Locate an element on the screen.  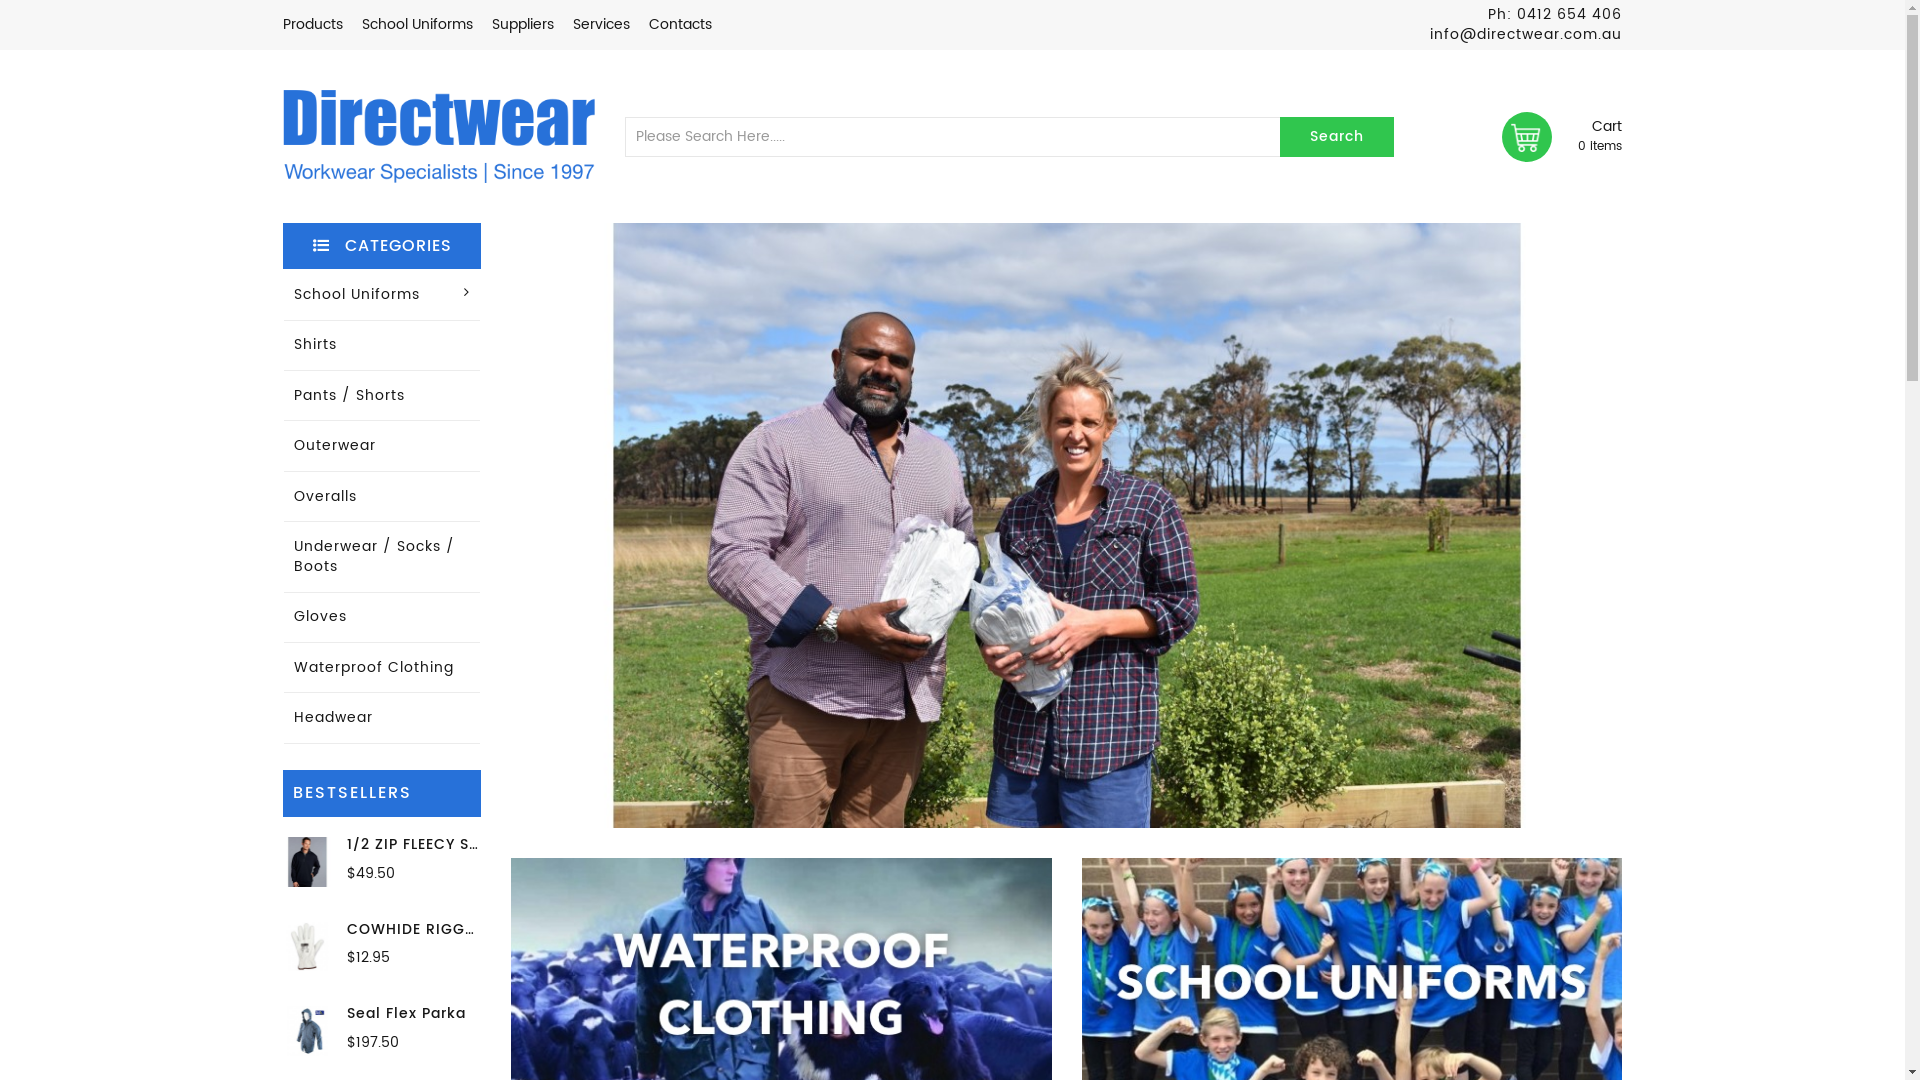
'1/2 ZIP FLEECY SWEAT 320GSM' is located at coordinates (306, 860).